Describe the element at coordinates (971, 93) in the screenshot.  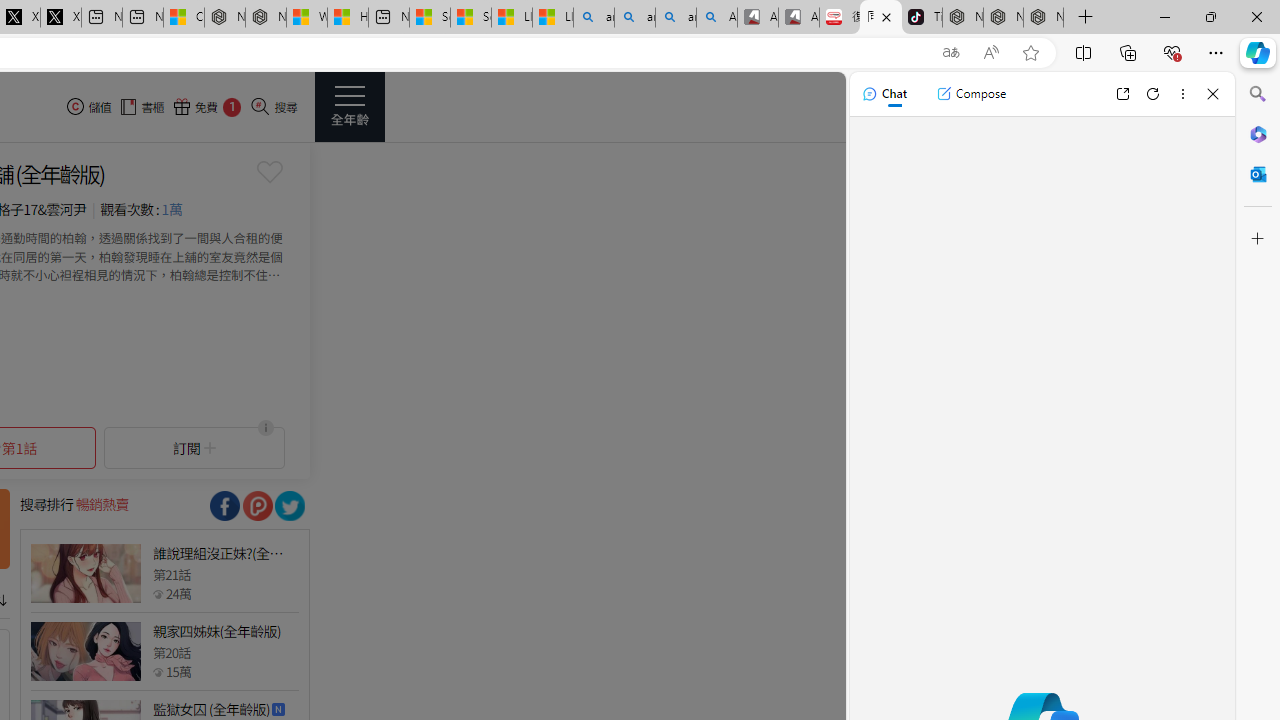
I see `'Compose'` at that location.